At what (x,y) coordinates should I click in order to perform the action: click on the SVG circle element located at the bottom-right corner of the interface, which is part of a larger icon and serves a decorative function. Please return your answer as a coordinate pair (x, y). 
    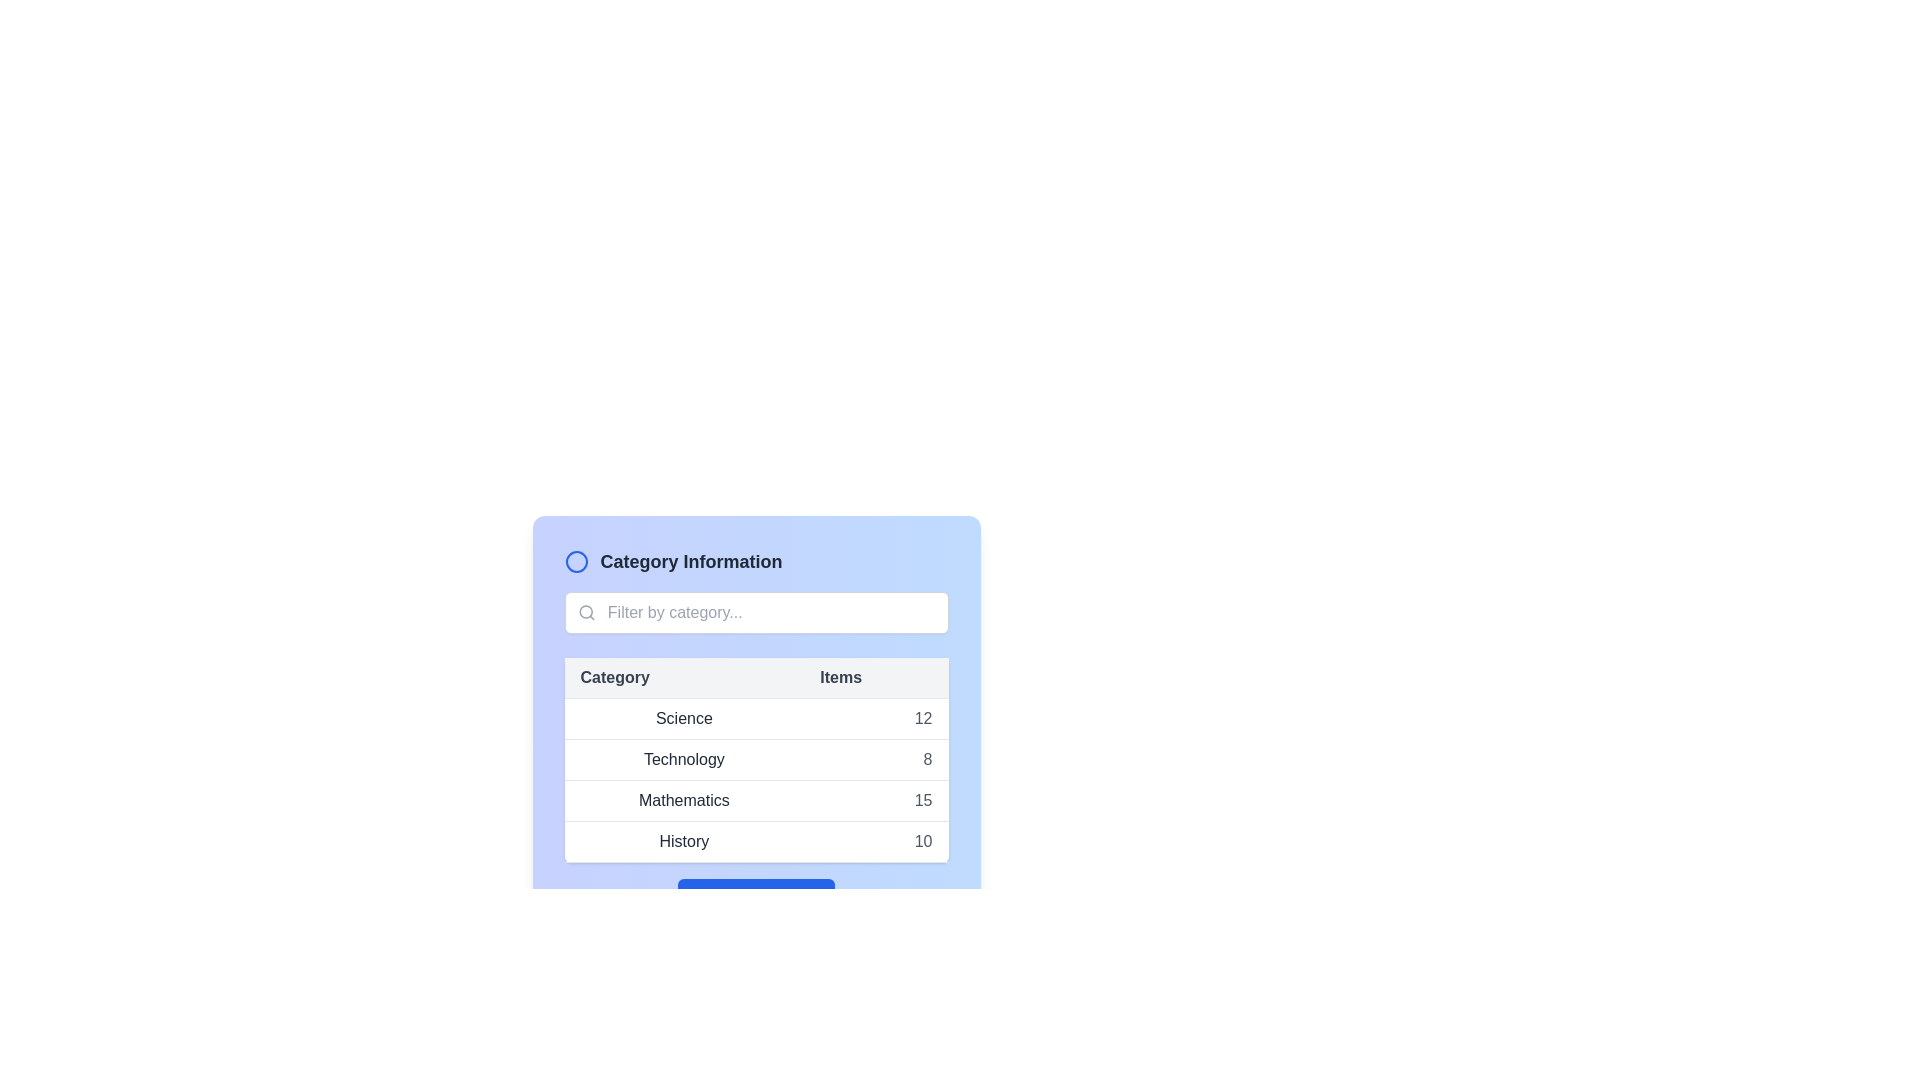
    Looking at the image, I should click on (803, 897).